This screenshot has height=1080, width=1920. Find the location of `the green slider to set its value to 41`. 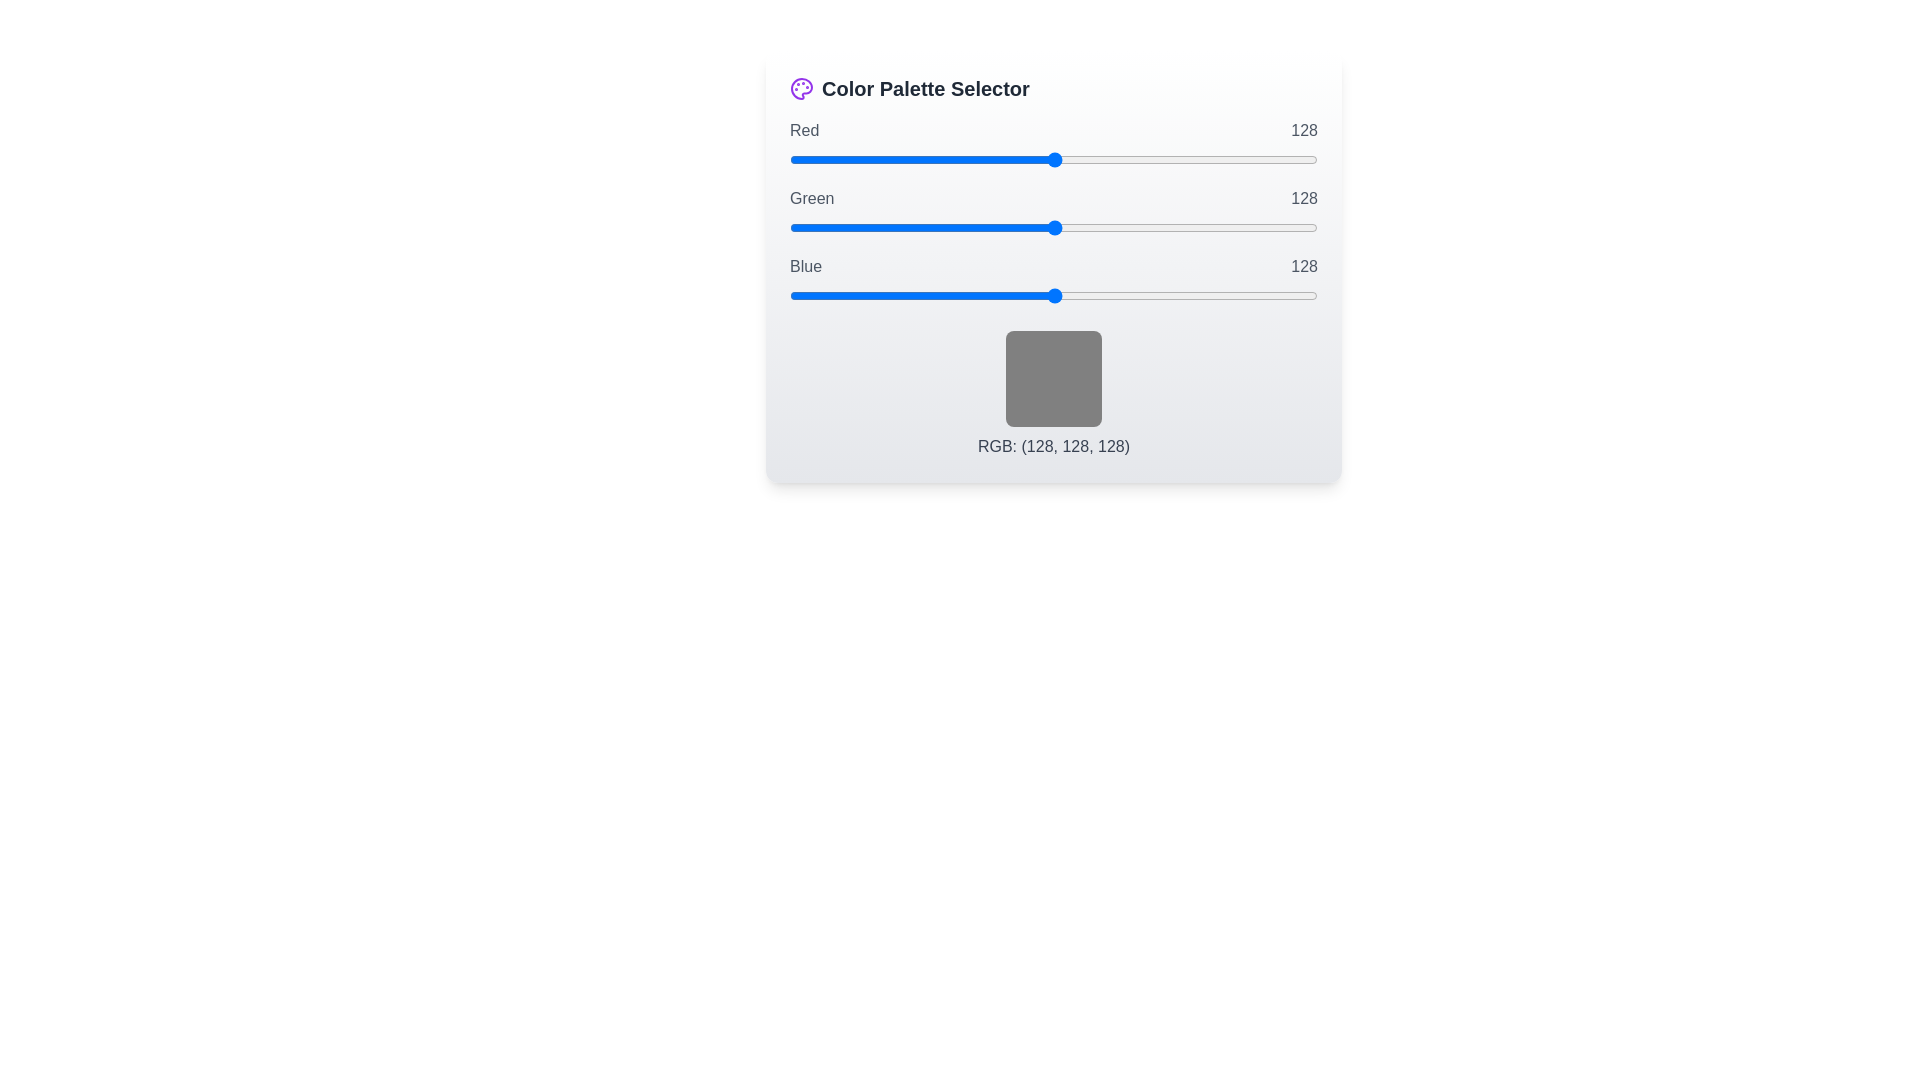

the green slider to set its value to 41 is located at coordinates (874, 226).